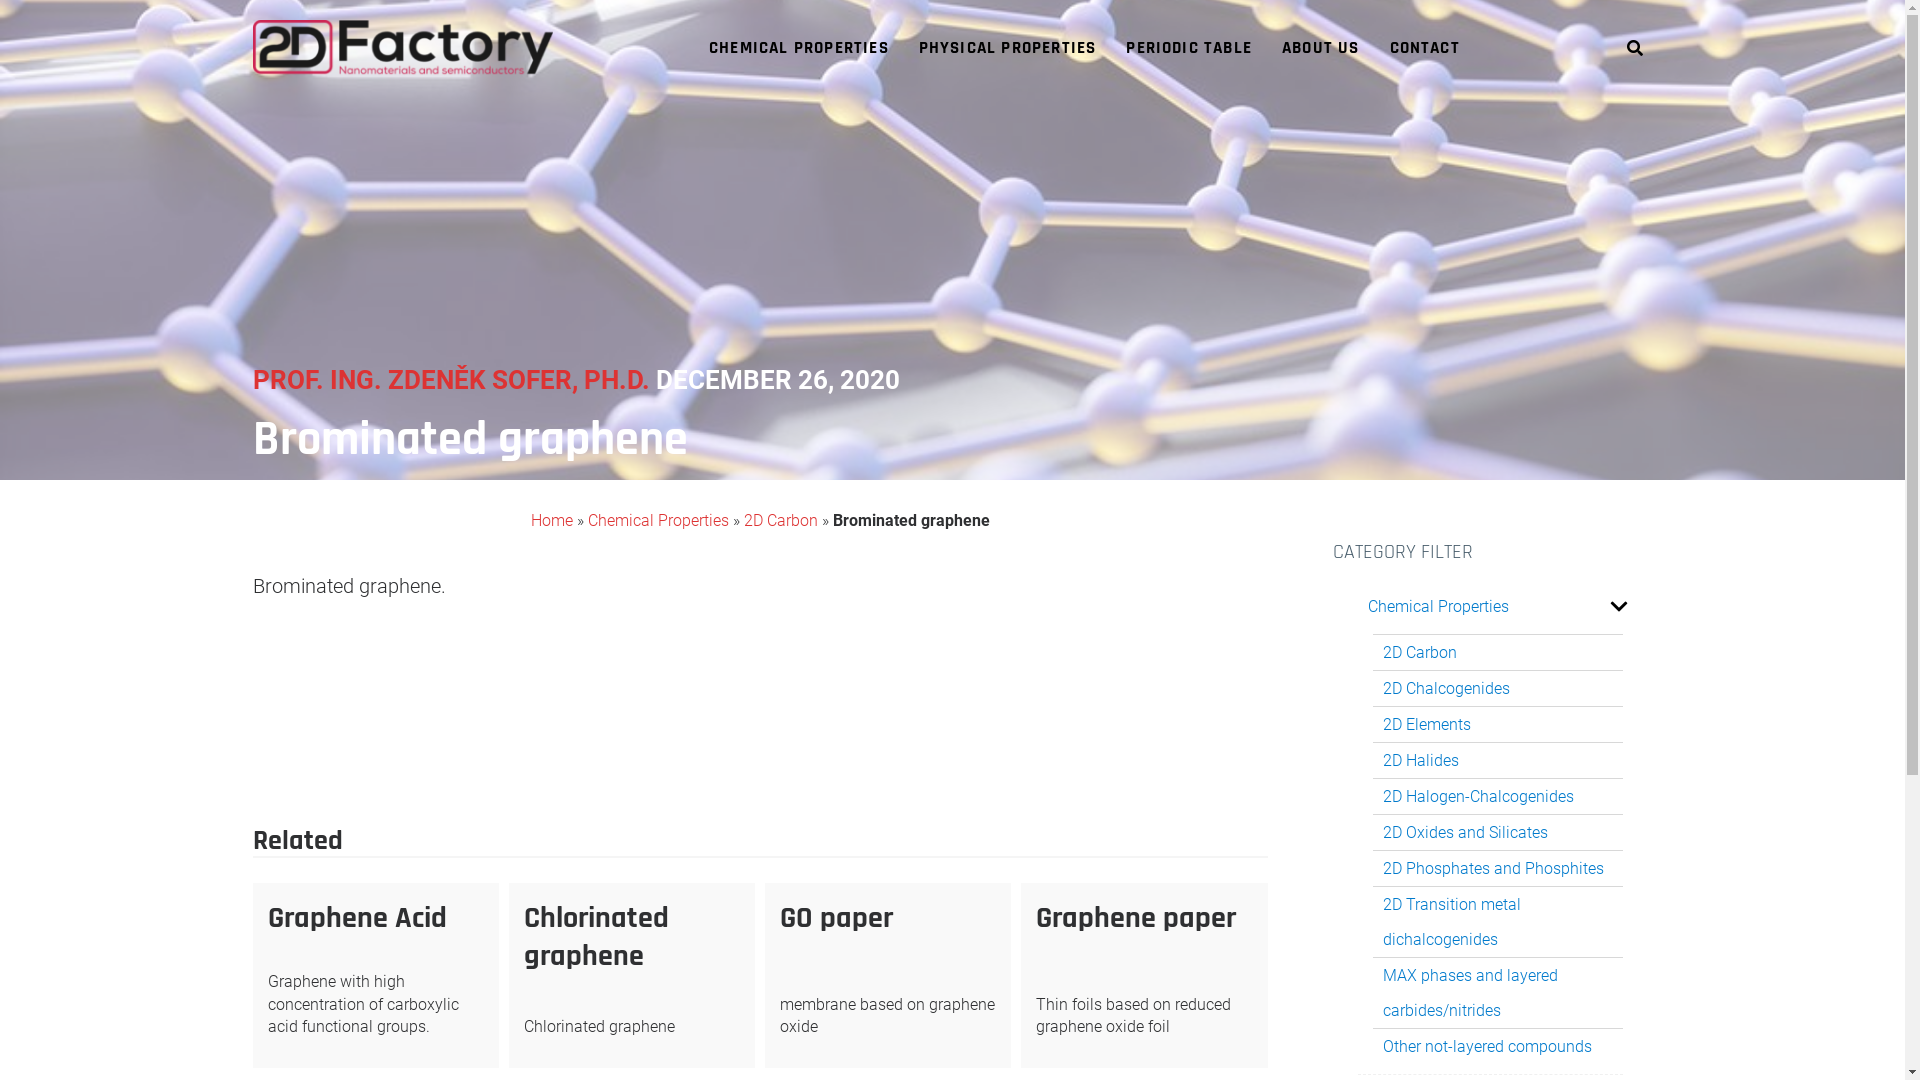  What do you see at coordinates (403, 713) in the screenshot?
I see `'2D Carbon'` at bounding box center [403, 713].